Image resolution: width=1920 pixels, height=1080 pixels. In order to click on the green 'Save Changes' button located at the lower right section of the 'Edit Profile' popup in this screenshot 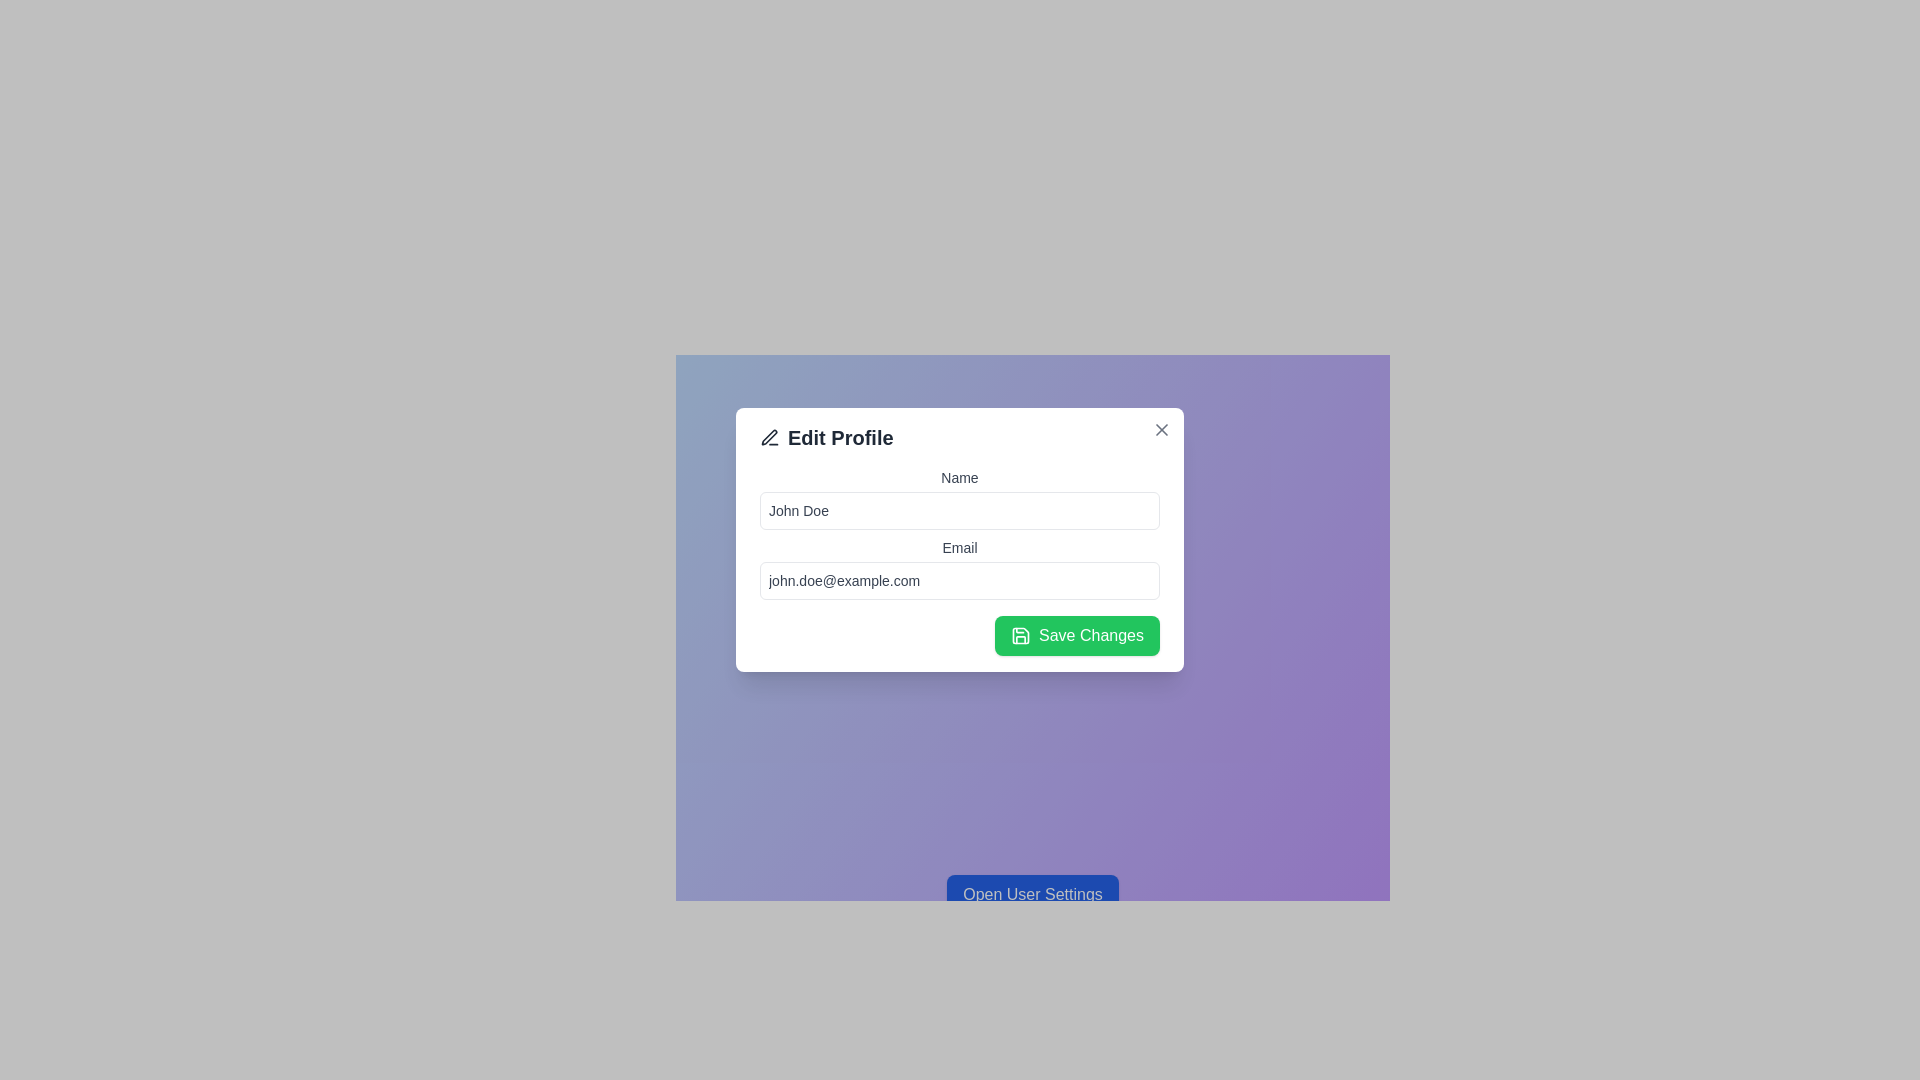, I will do `click(960, 636)`.